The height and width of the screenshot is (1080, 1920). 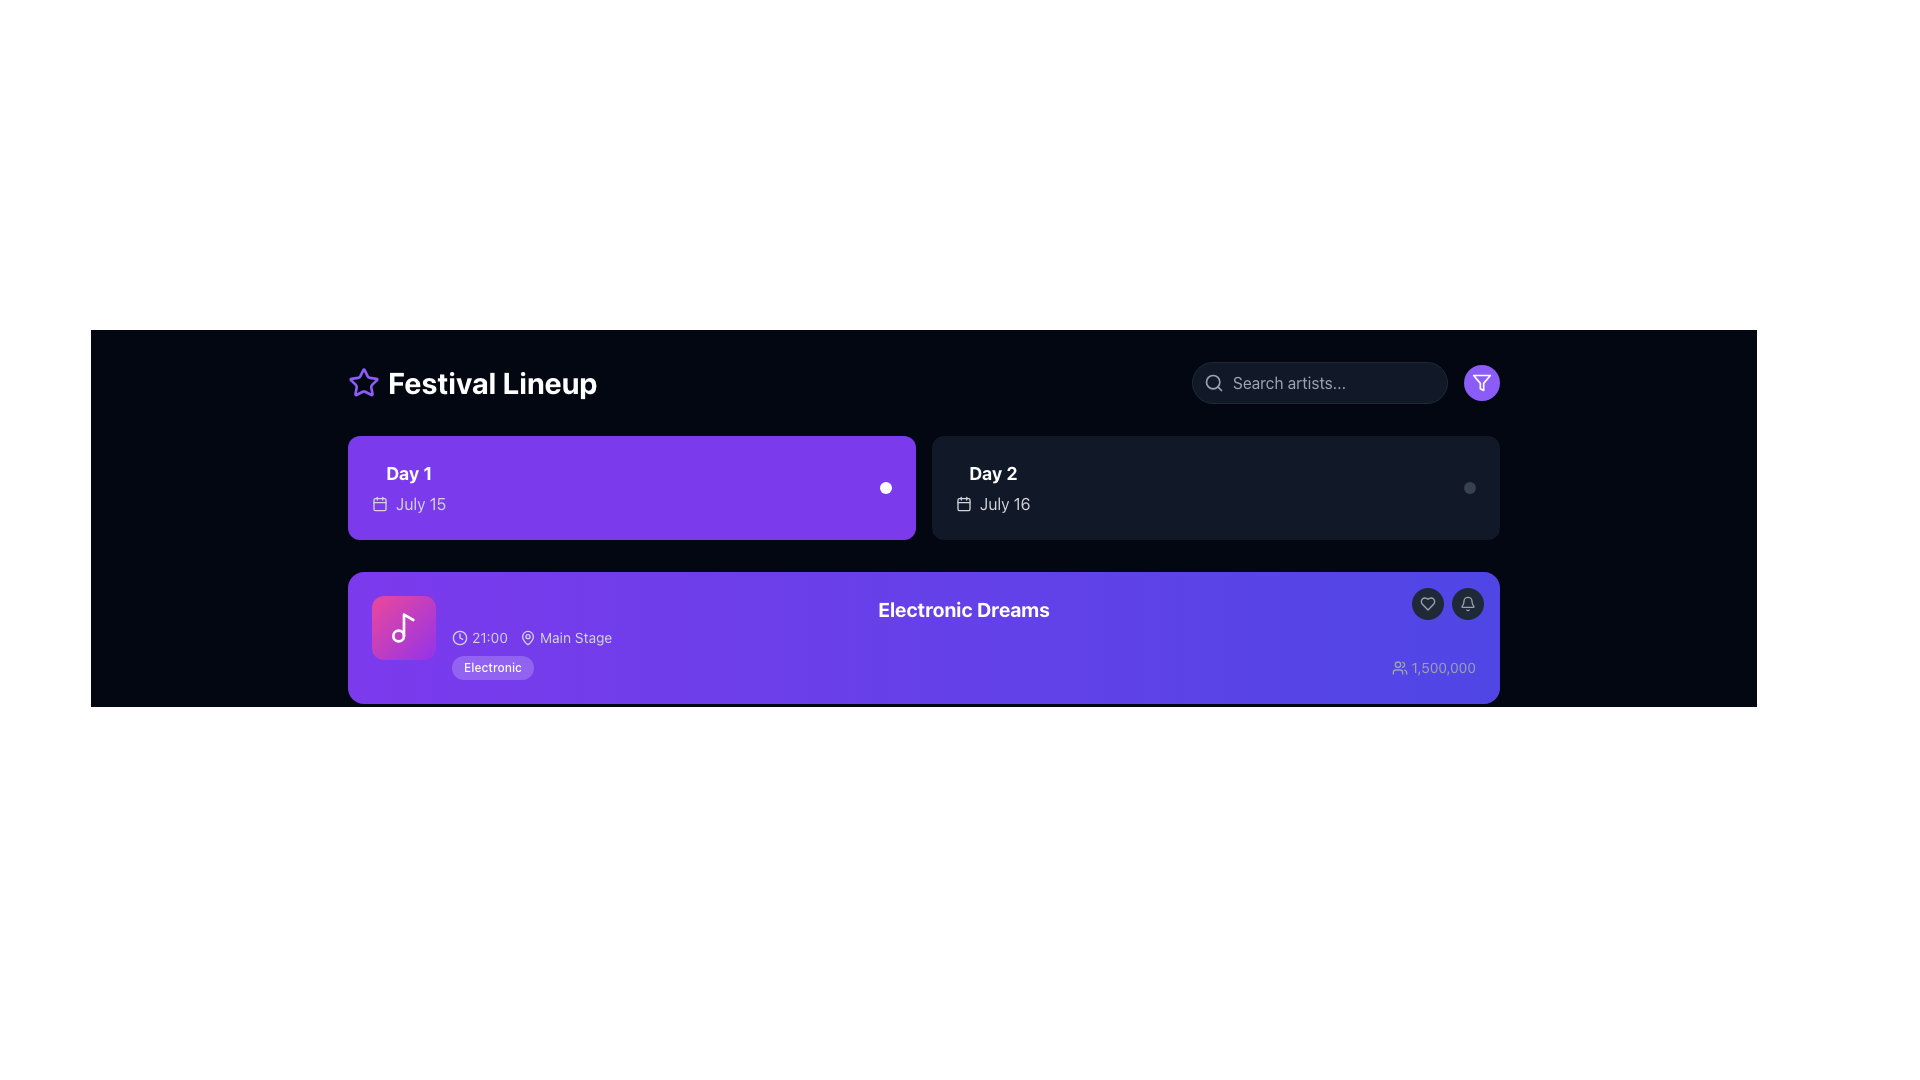 What do you see at coordinates (364, 382) in the screenshot?
I see `the violet star icon with a thick border located at the top-left corner of the interface near the 'Festival Lineup' heading` at bounding box center [364, 382].